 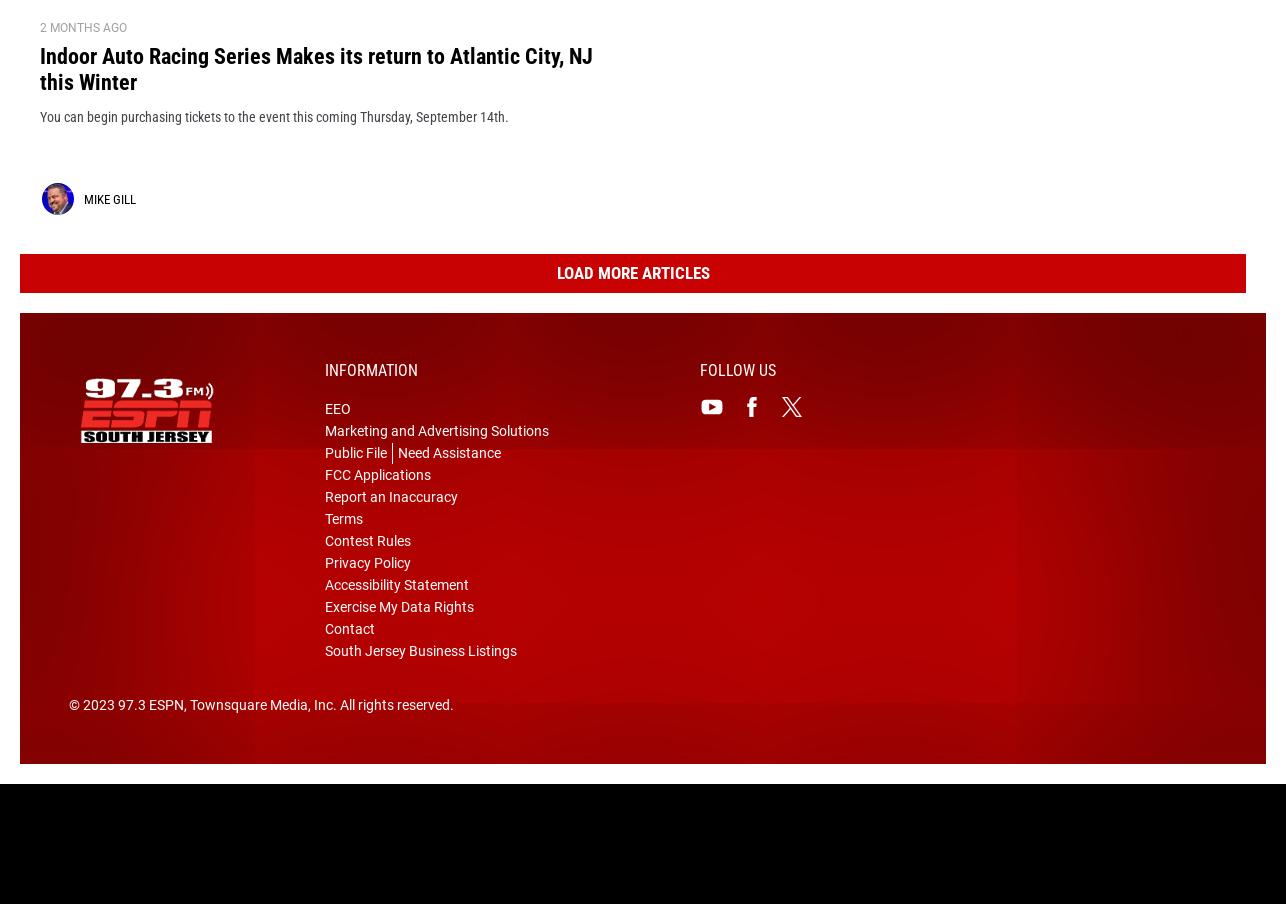 What do you see at coordinates (336, 440) in the screenshot?
I see `'EEO'` at bounding box center [336, 440].